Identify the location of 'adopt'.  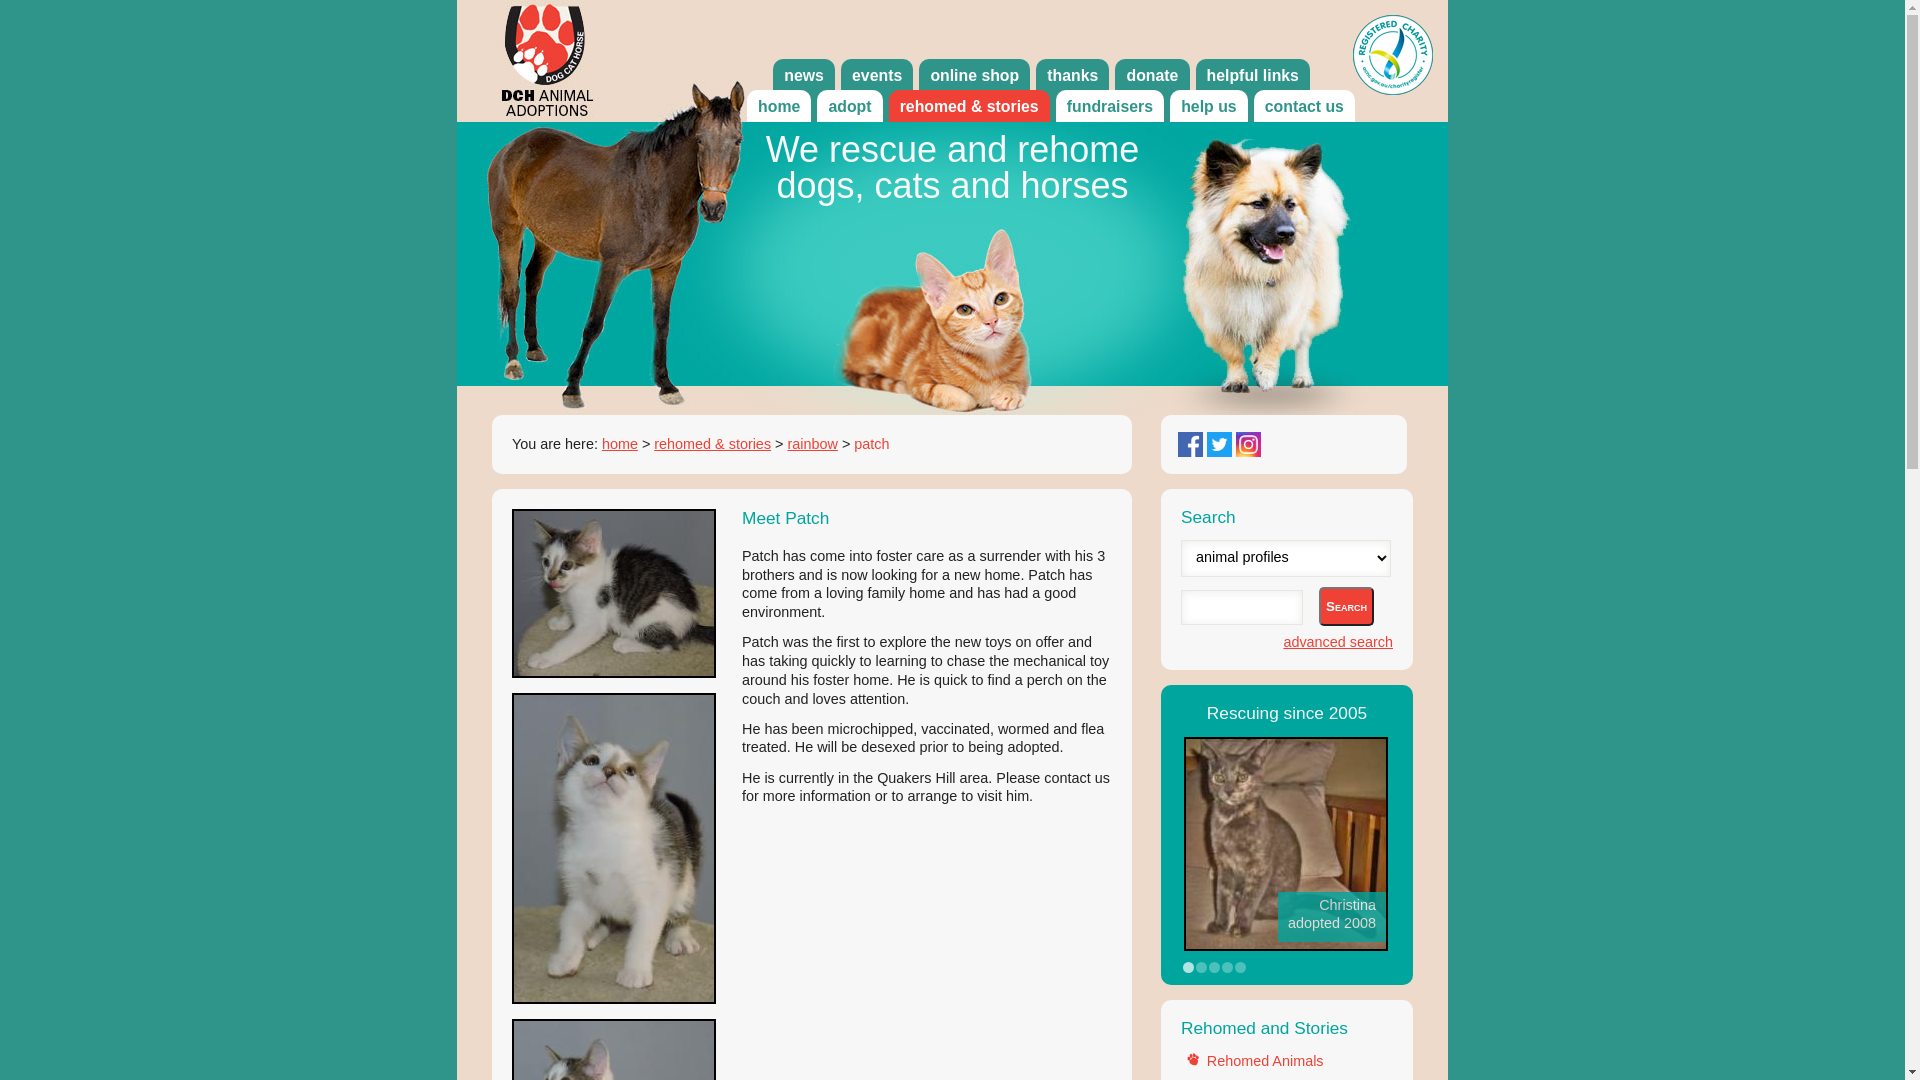
(849, 107).